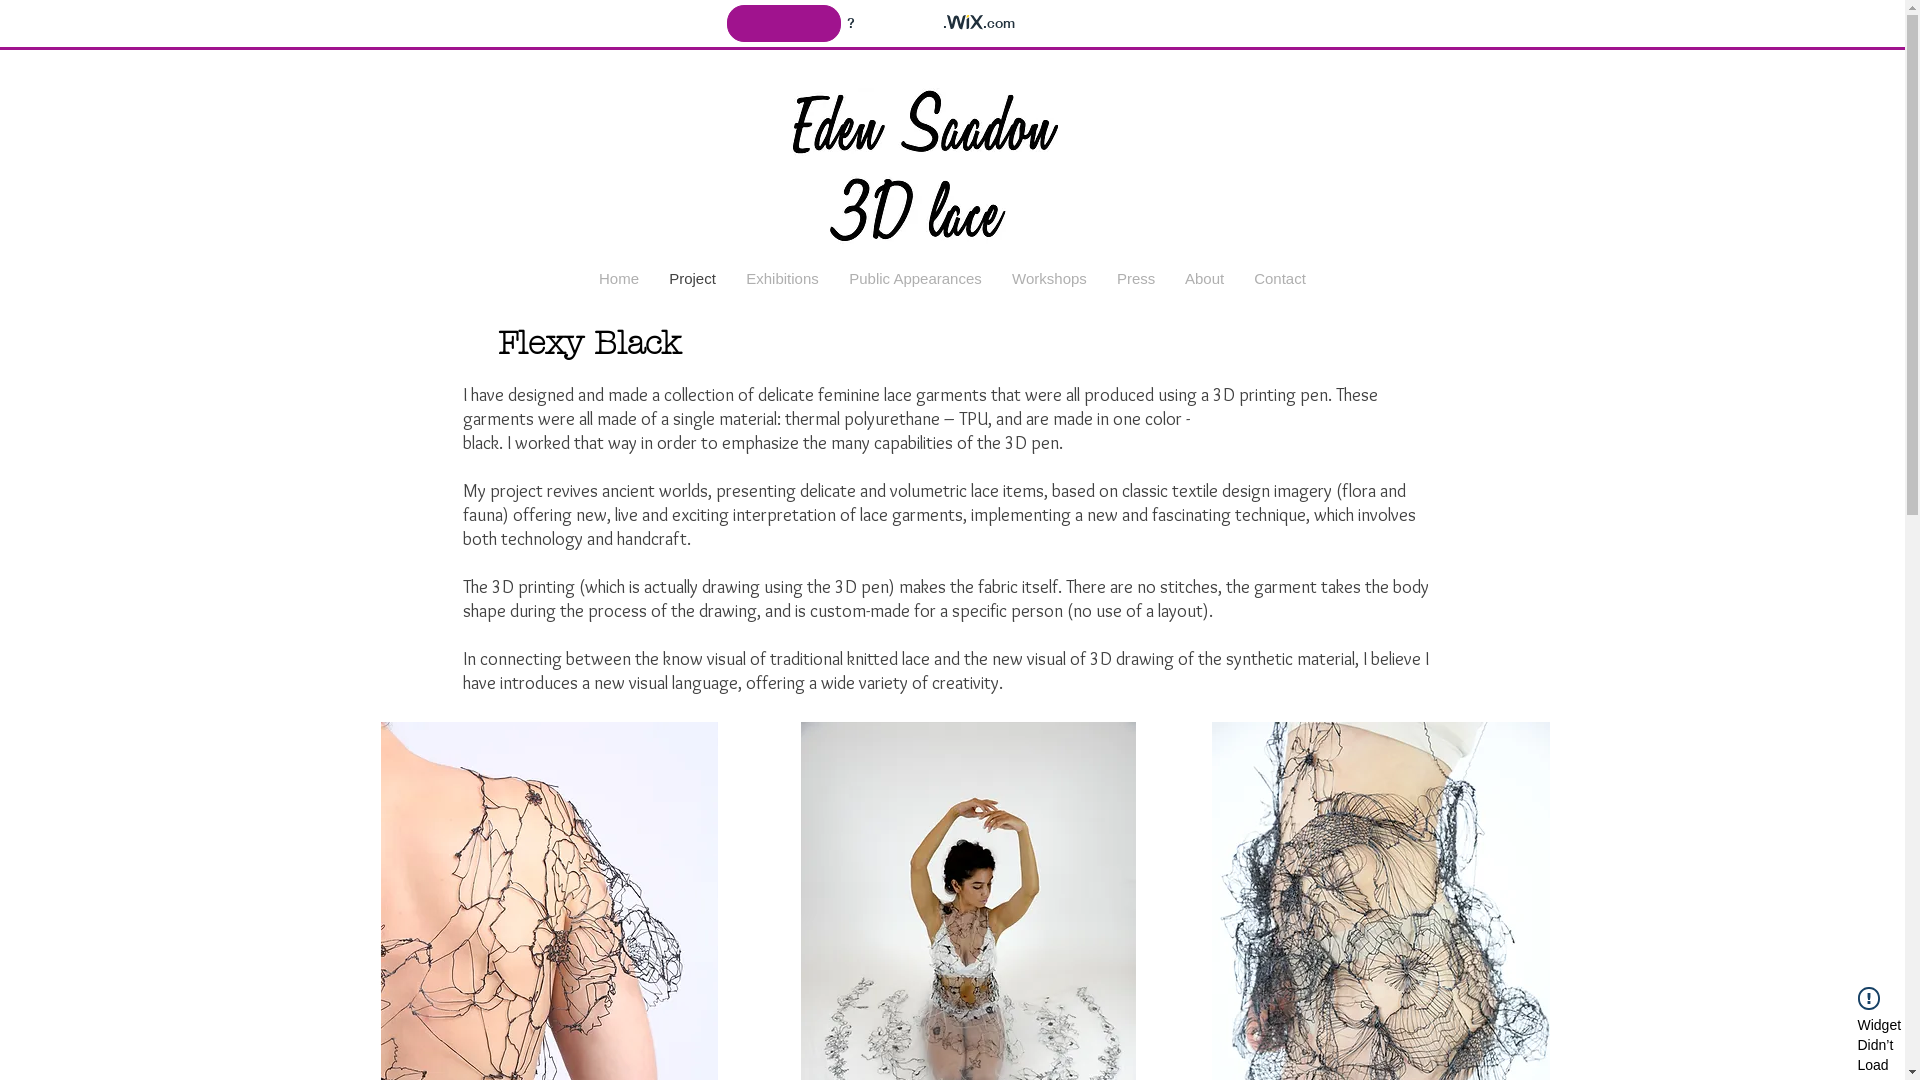  Describe the element at coordinates (781, 278) in the screenshot. I see `'Exhibitions'` at that location.